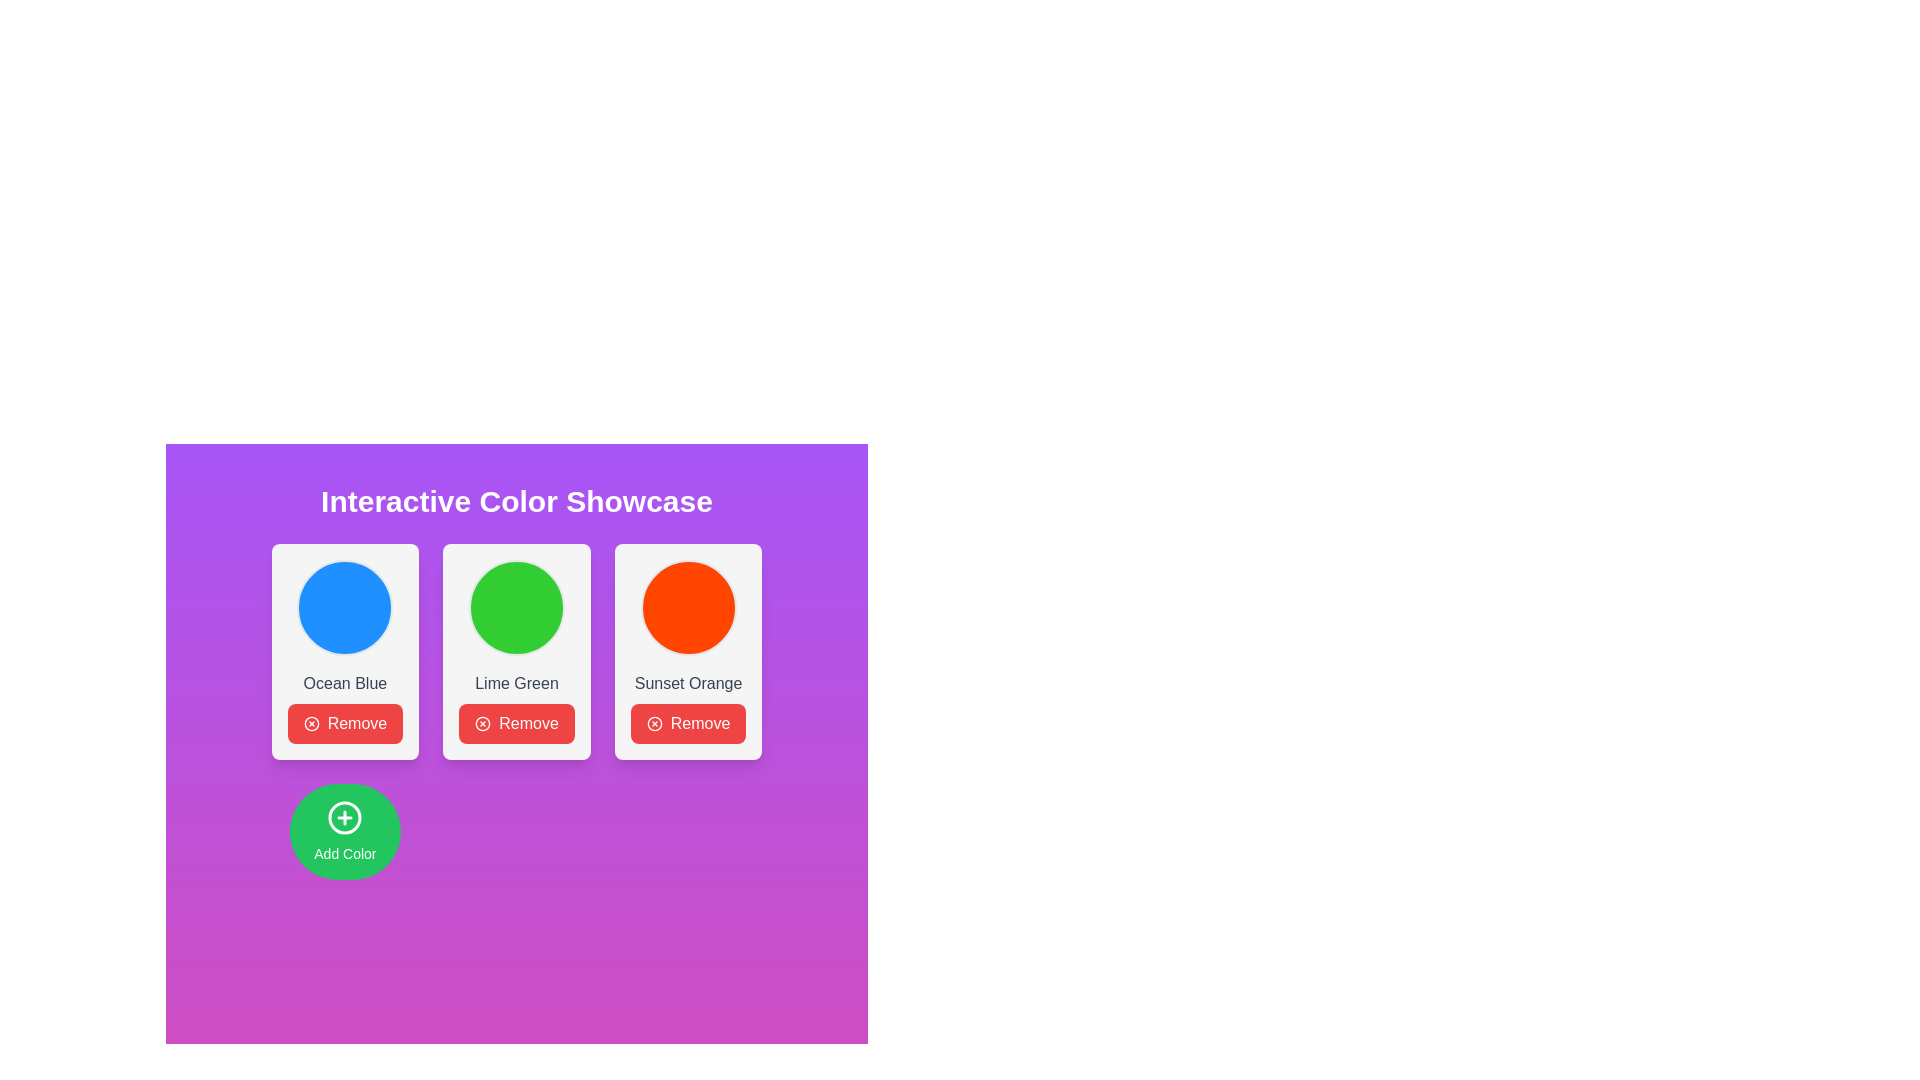  What do you see at coordinates (345, 607) in the screenshot?
I see `the card containing the circular element labeled 'Ocean Blue' which has a bright blue fill, located at the top center of the card in a three-card layout` at bounding box center [345, 607].